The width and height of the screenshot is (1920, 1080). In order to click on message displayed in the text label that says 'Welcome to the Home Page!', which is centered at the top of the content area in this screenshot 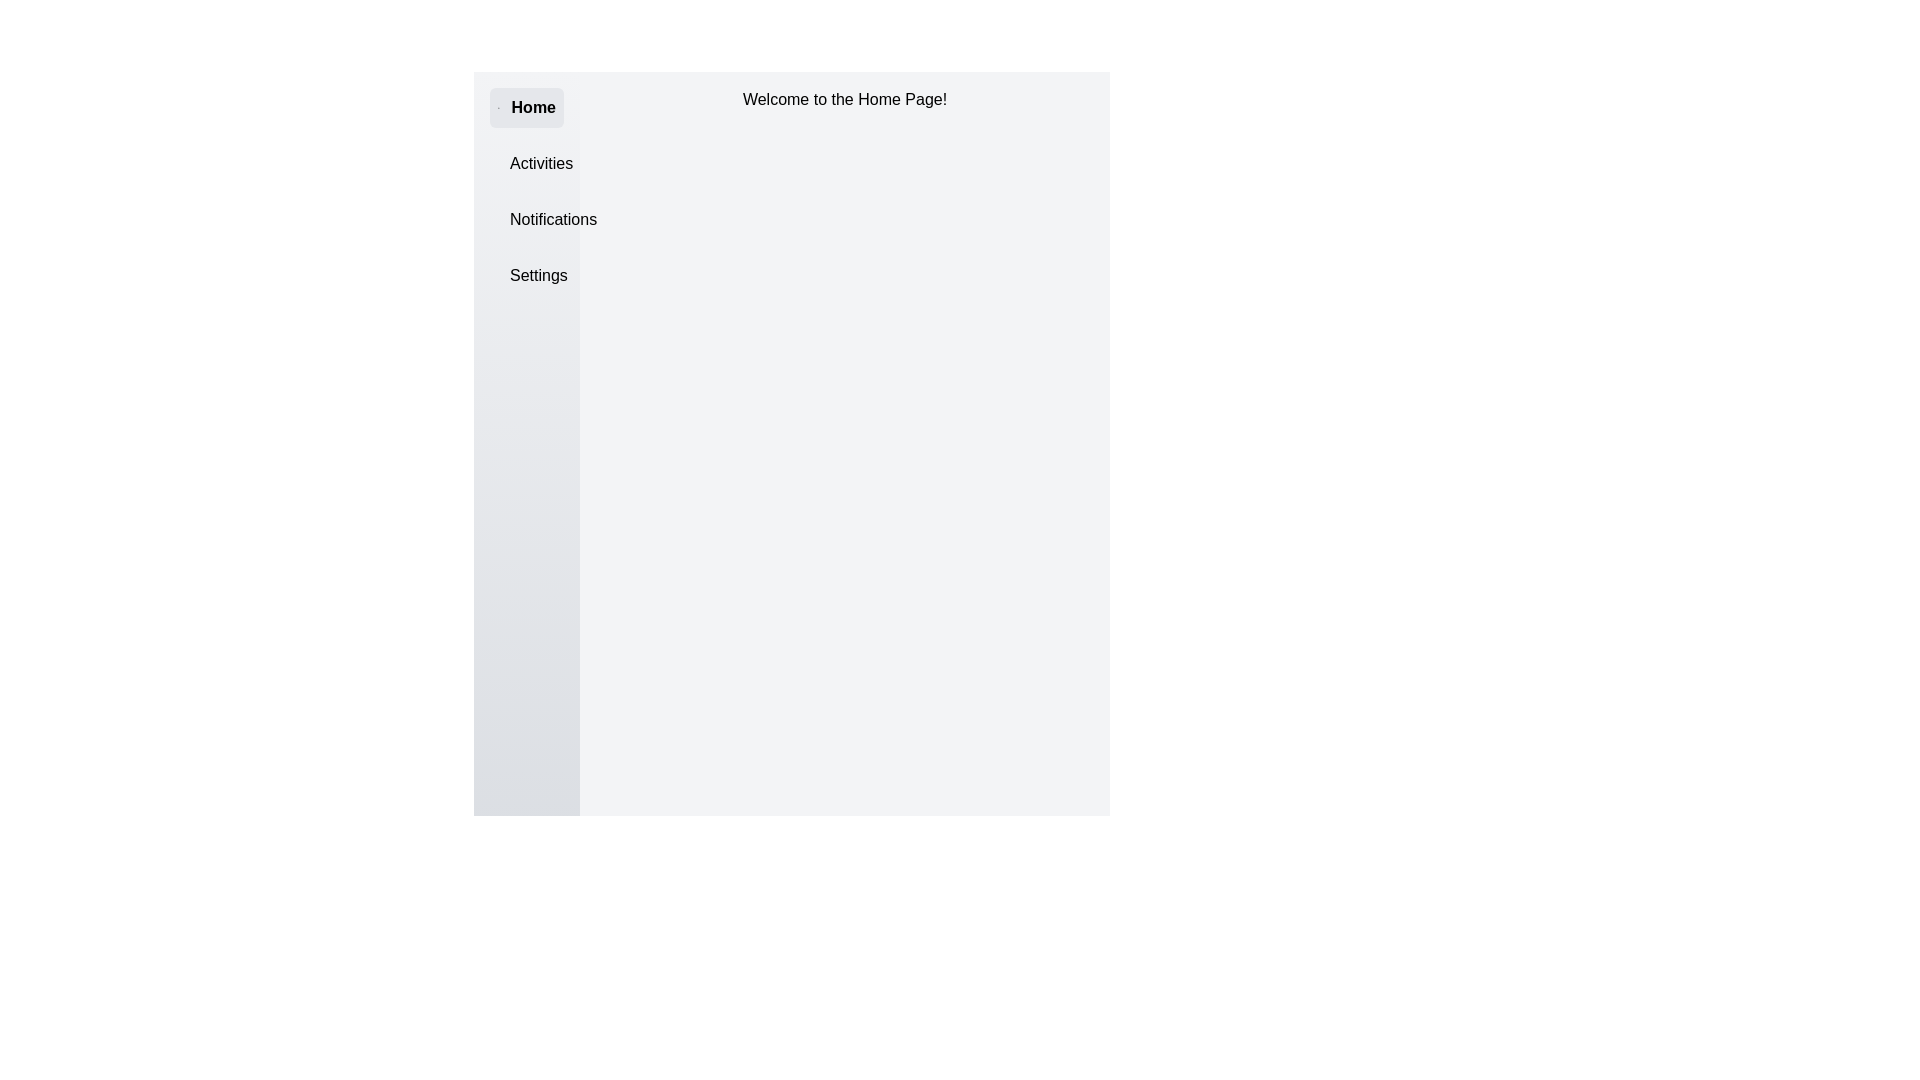, I will do `click(844, 100)`.